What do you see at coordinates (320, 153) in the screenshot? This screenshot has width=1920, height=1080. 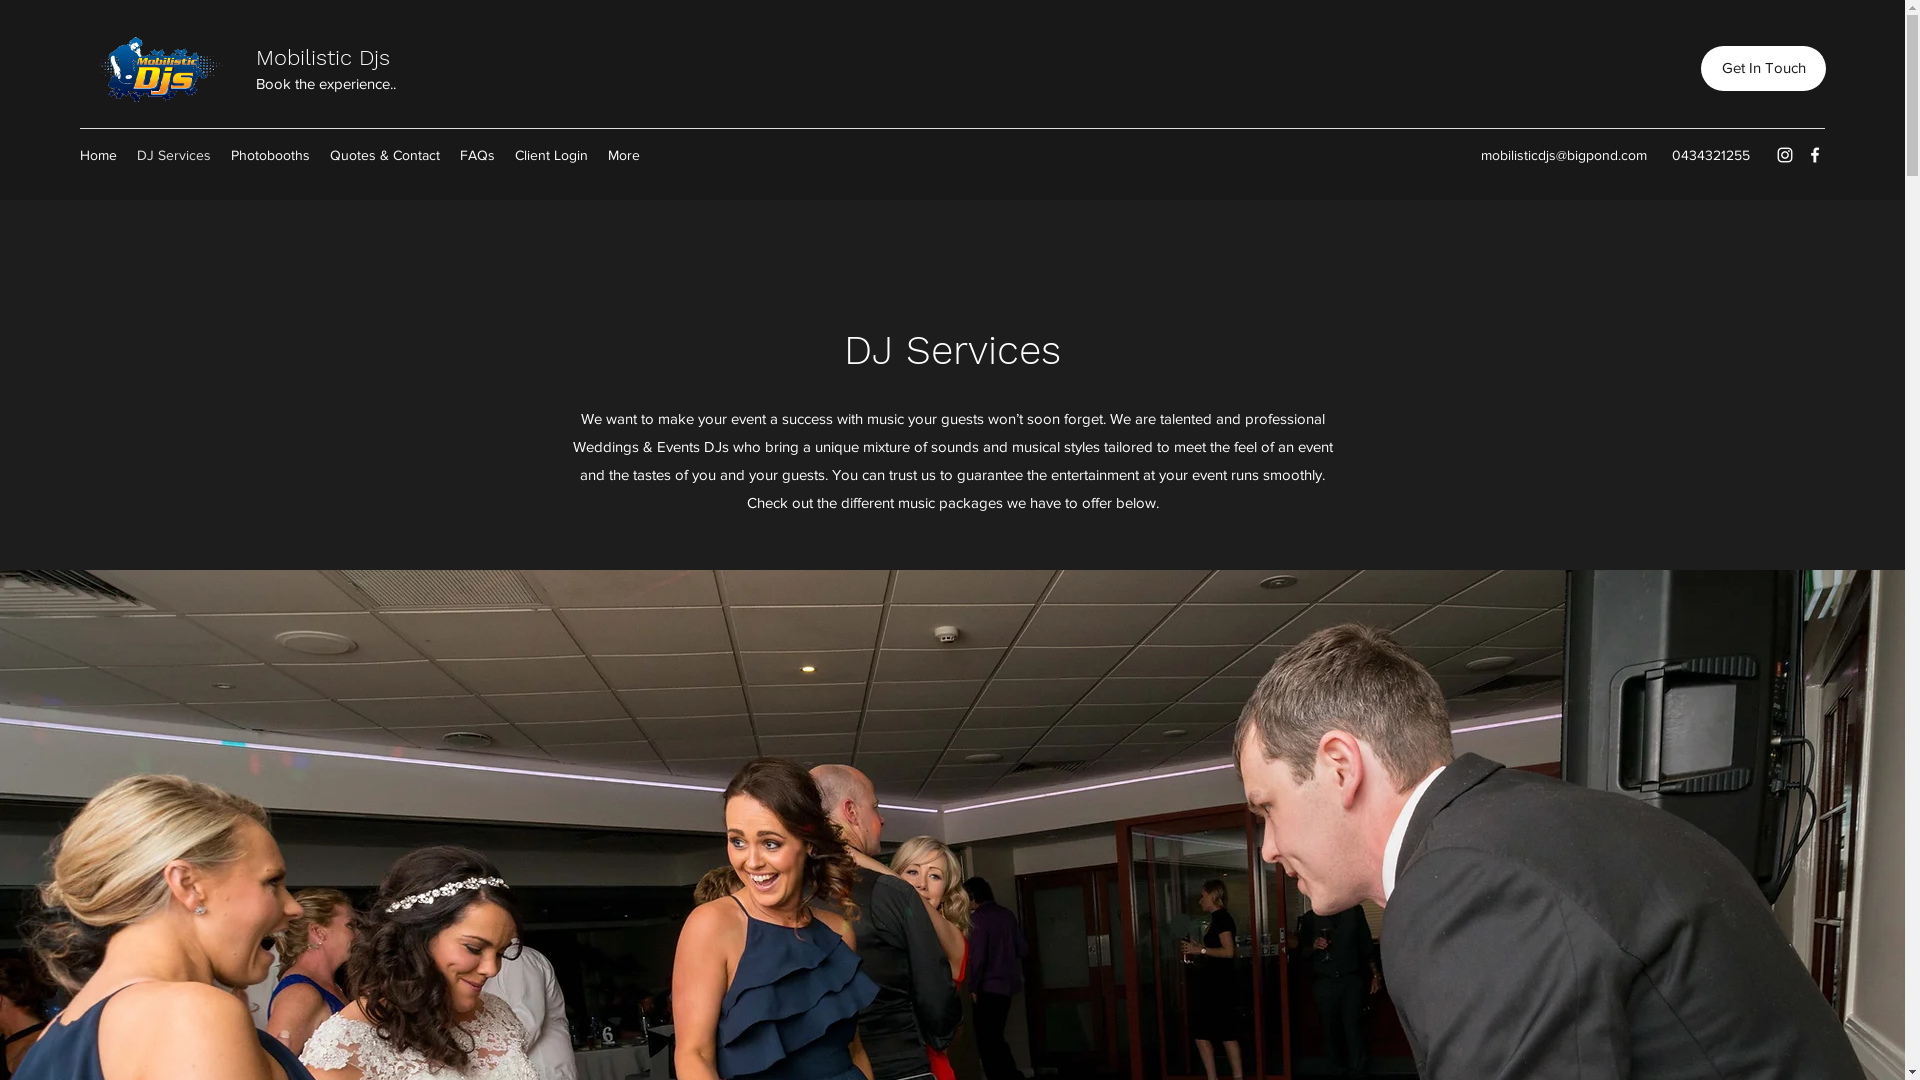 I see `'Quotes & Contact'` at bounding box center [320, 153].